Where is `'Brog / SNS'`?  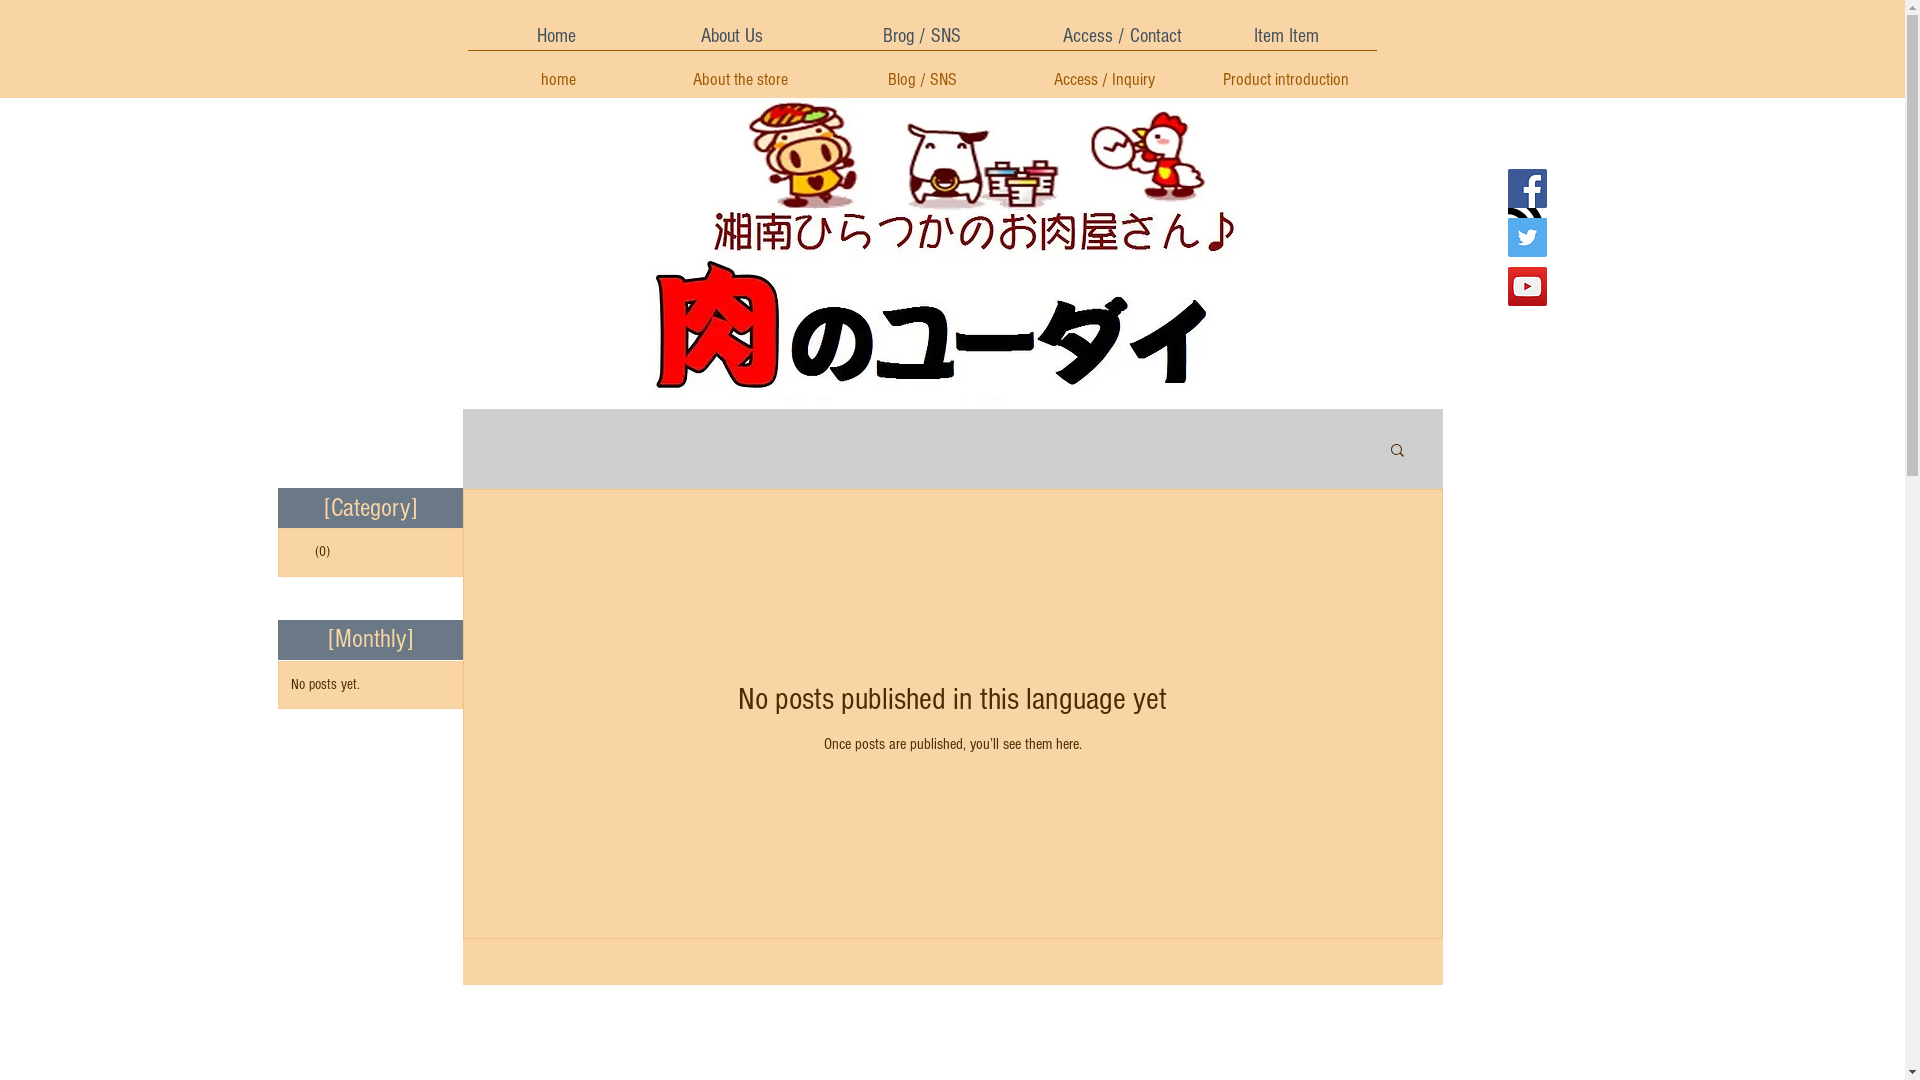
'Brog / SNS' is located at coordinates (868, 35).